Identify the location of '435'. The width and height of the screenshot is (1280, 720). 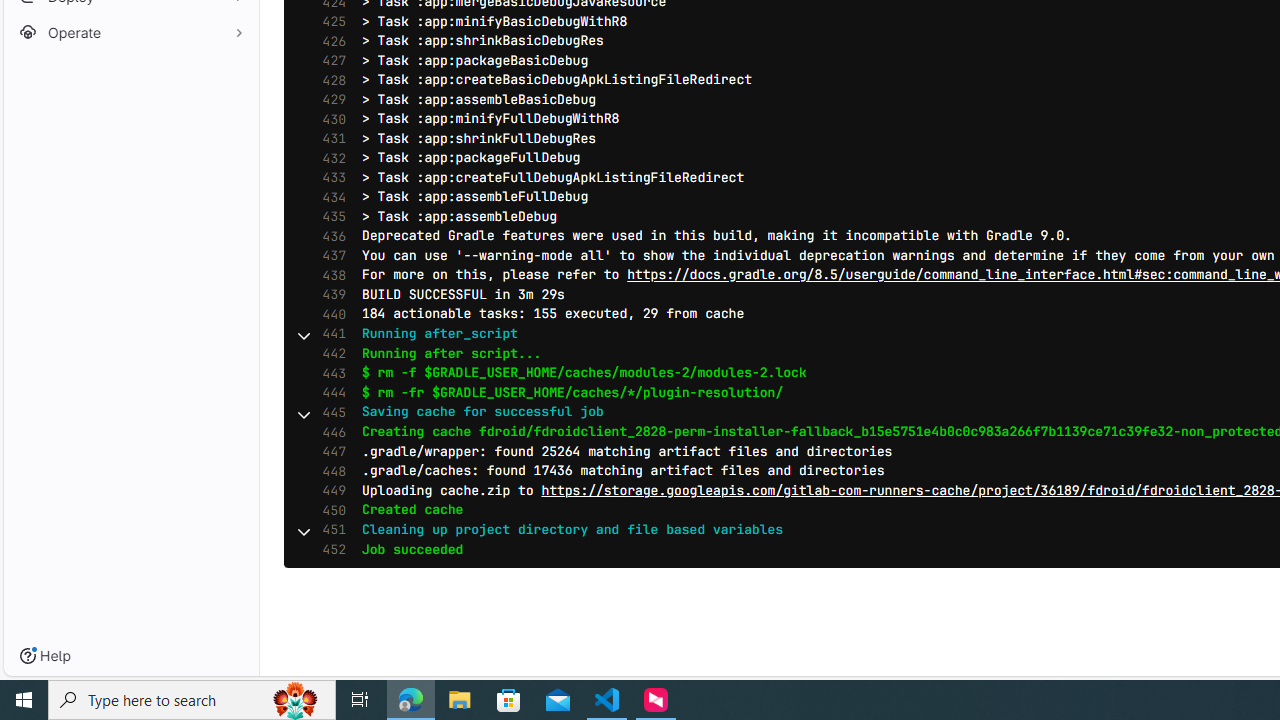
(329, 217).